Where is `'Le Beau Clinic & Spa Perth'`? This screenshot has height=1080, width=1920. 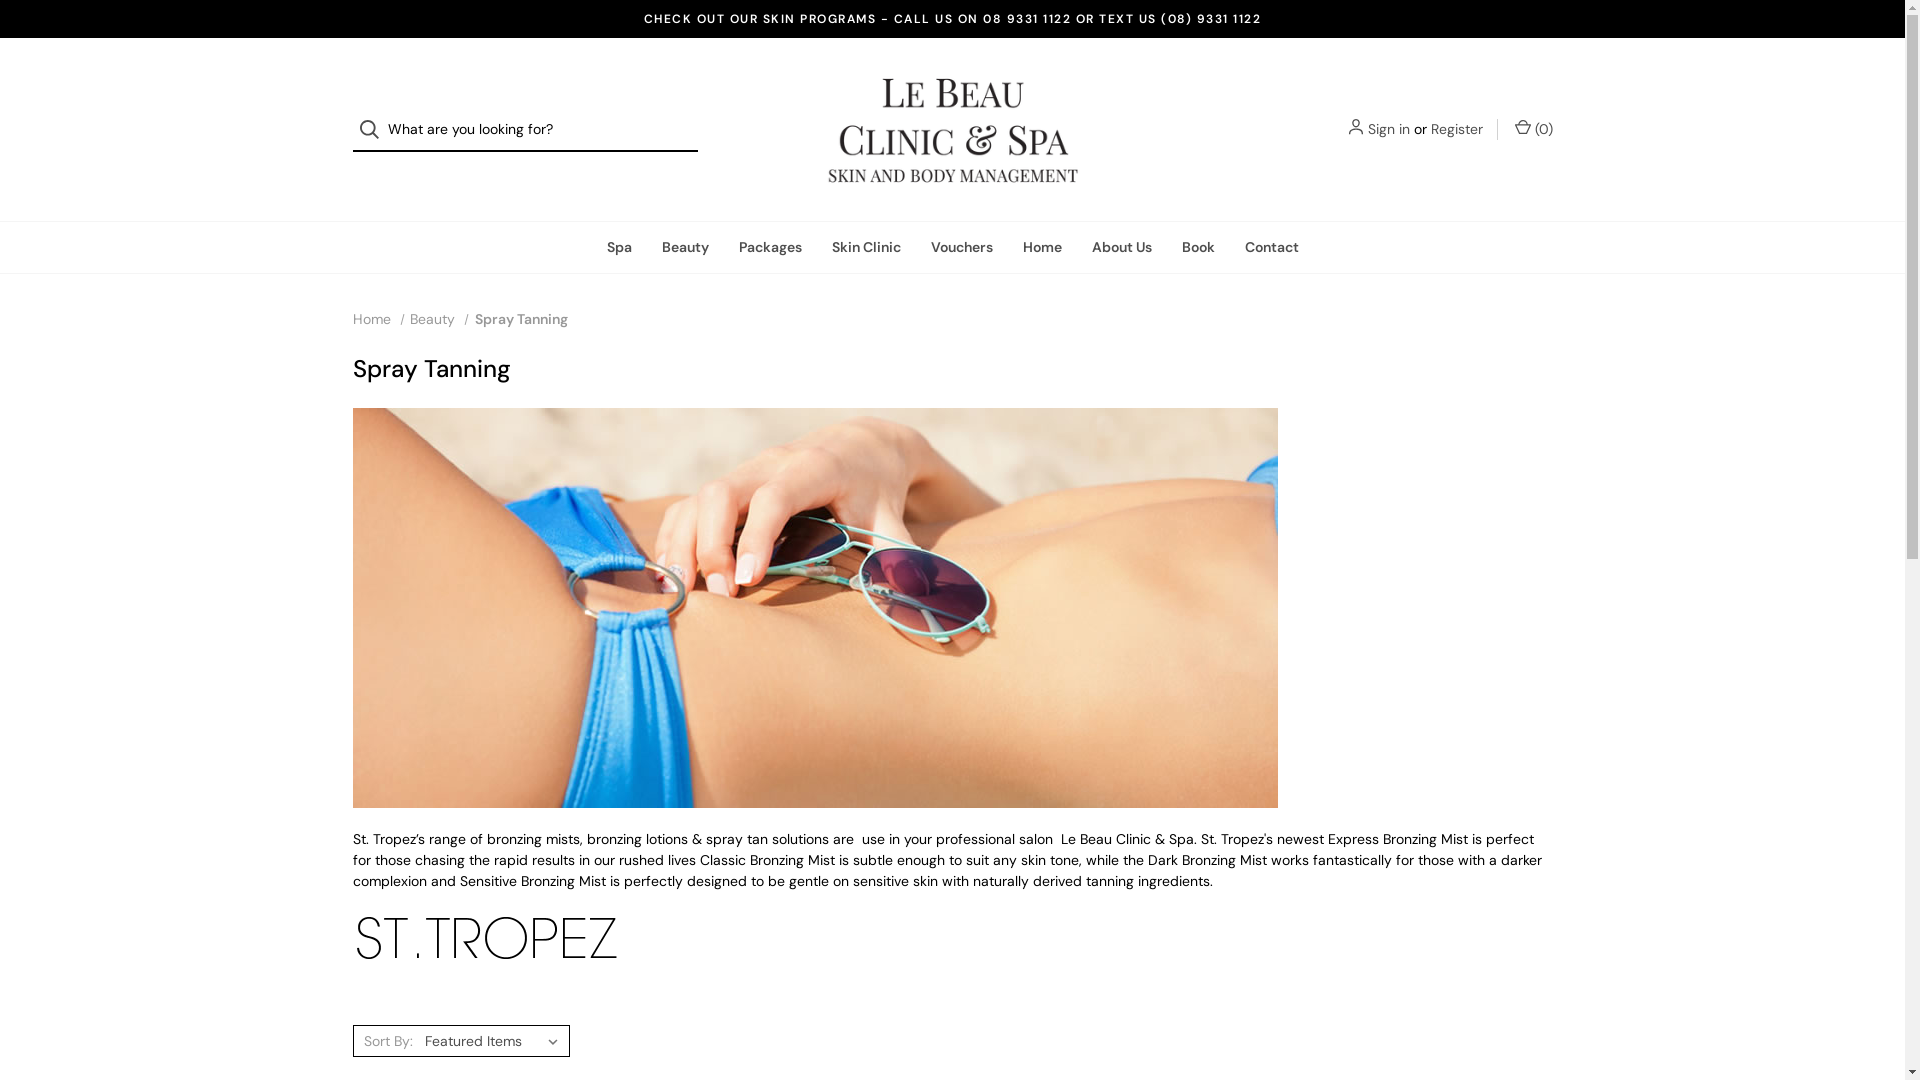
'Le Beau Clinic & Spa Perth' is located at coordinates (801, 129).